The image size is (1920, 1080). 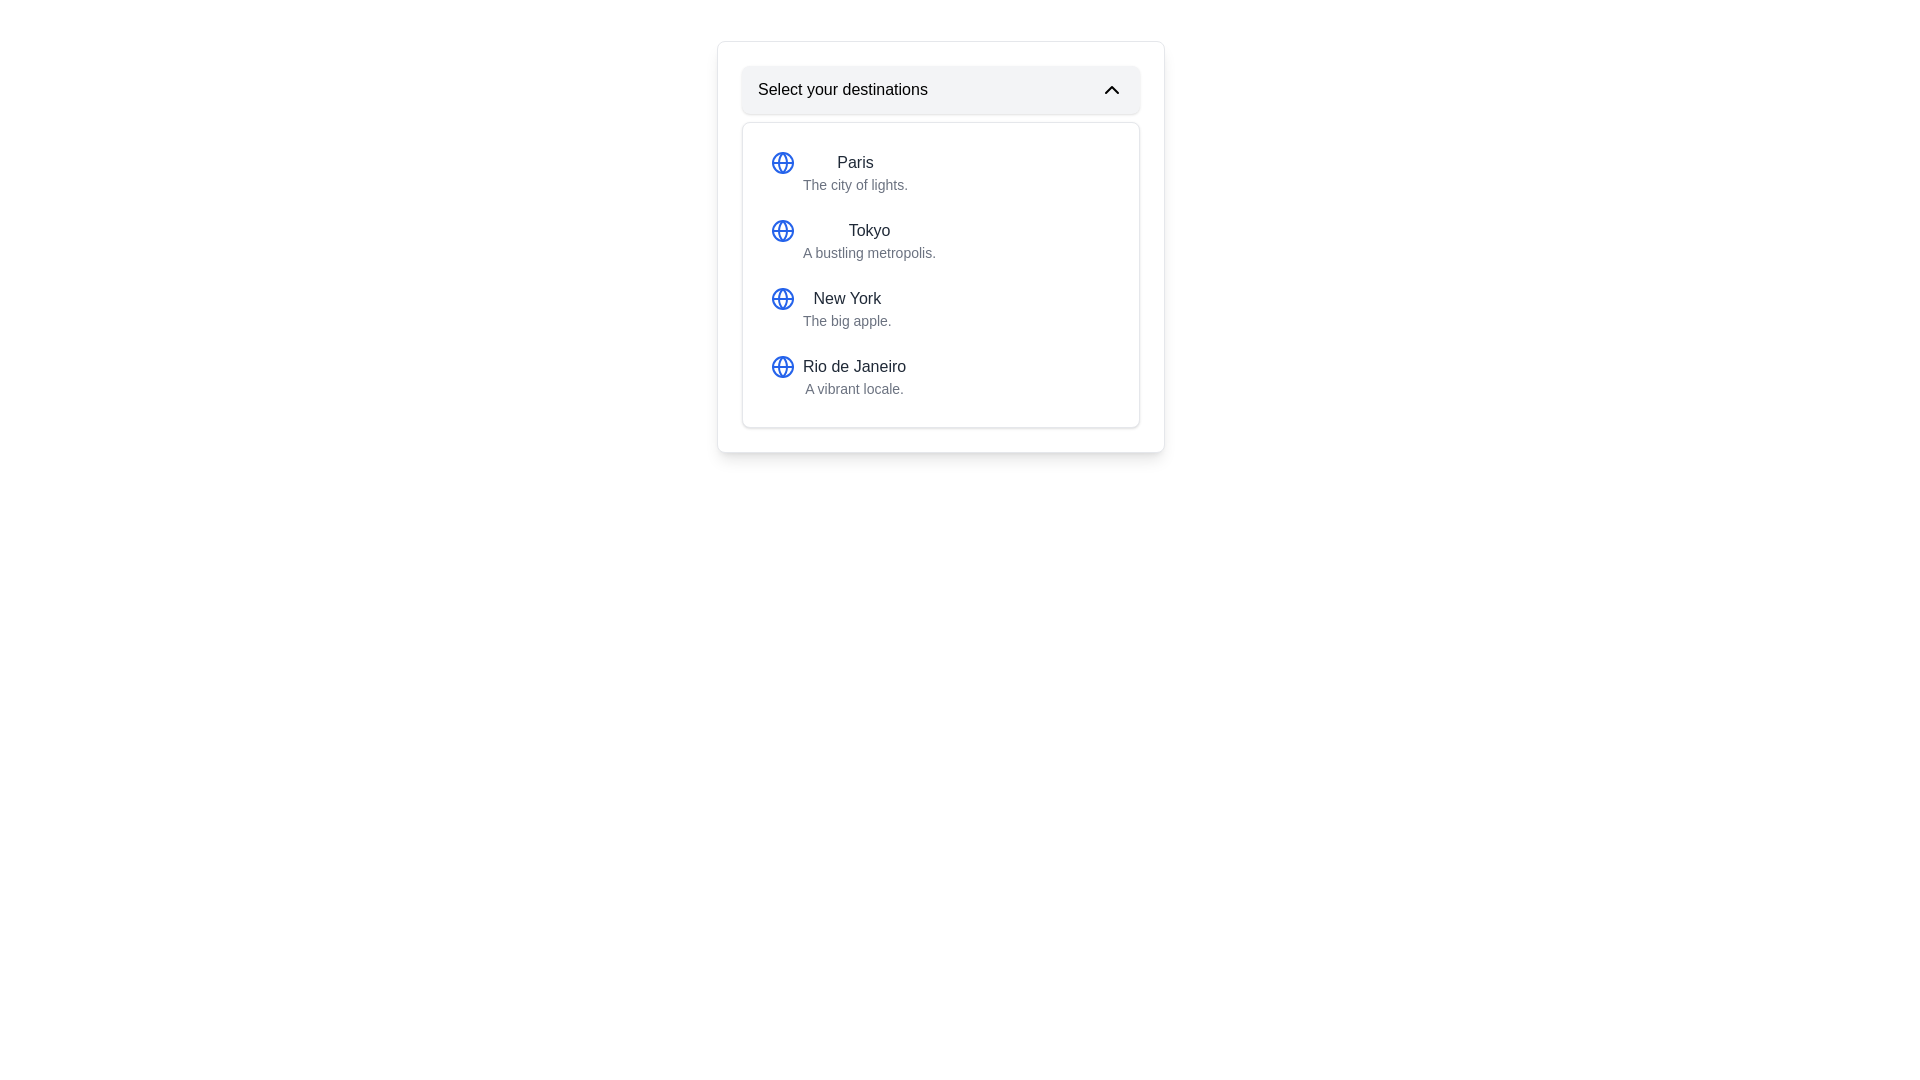 What do you see at coordinates (869, 252) in the screenshot?
I see `descriptive text content for the city 'Tokyo' located in the fourth position of the city destinations list panel, which appears beneath the 'Tokyo' label` at bounding box center [869, 252].